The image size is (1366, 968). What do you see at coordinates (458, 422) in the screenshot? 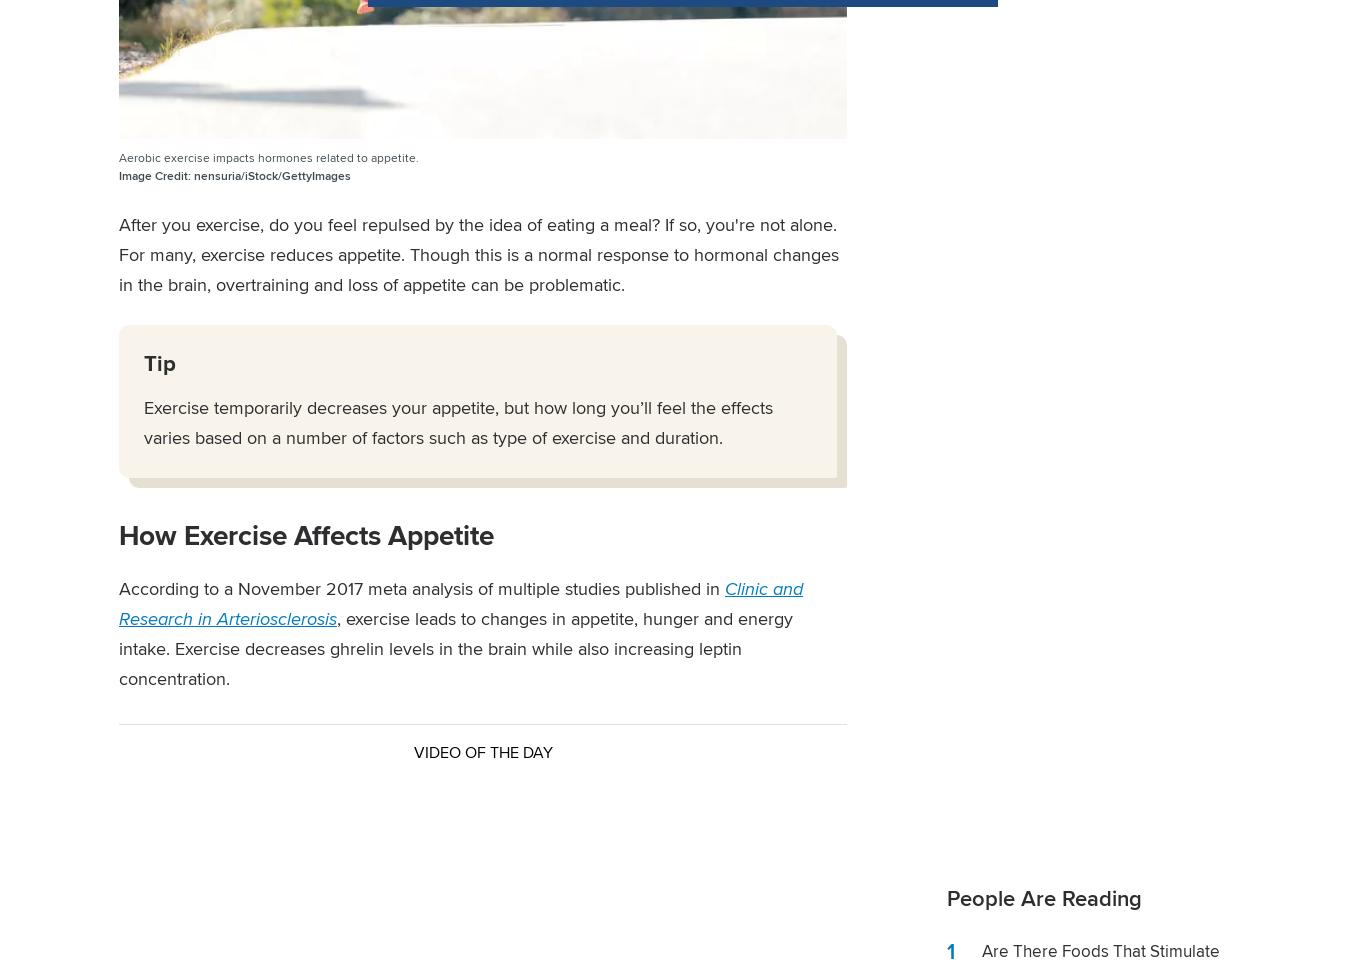
I see `'Exercise temporarily decreases your appetite, but how long you’ll feel the effects varies based on a number of factors such as type of exercise and duration.'` at bounding box center [458, 422].